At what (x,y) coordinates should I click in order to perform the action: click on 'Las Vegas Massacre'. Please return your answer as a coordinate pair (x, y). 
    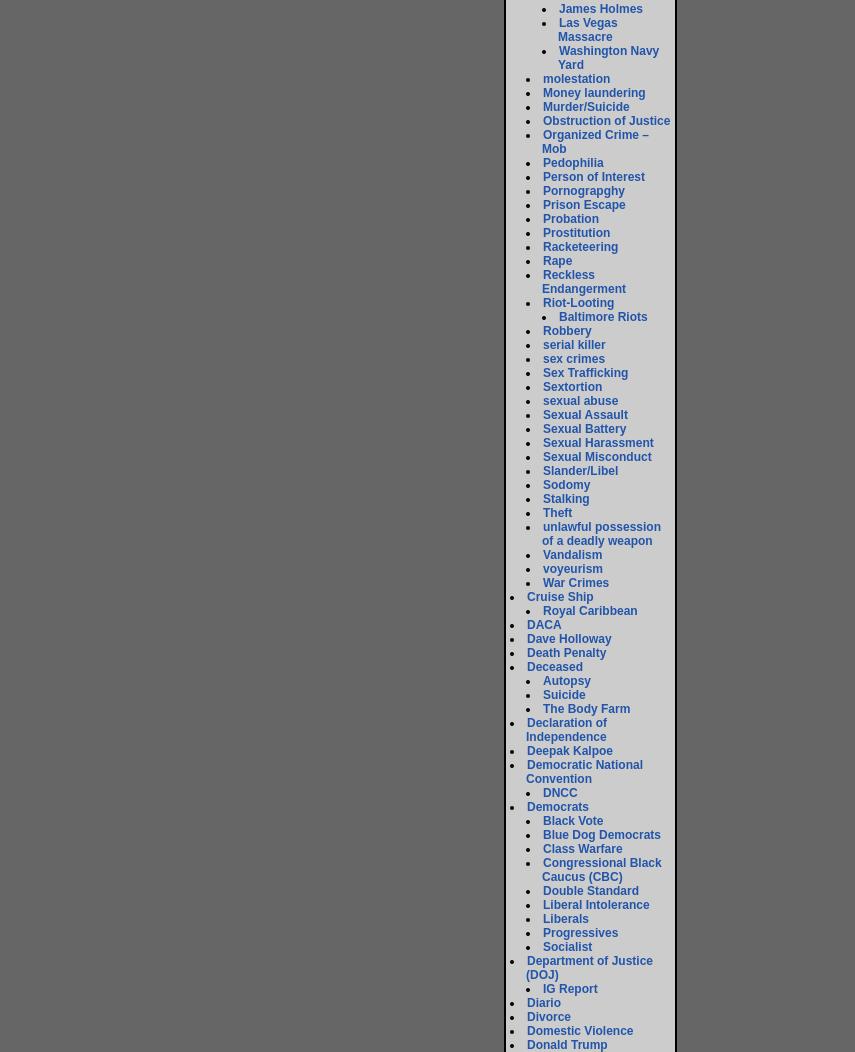
    Looking at the image, I should click on (586, 29).